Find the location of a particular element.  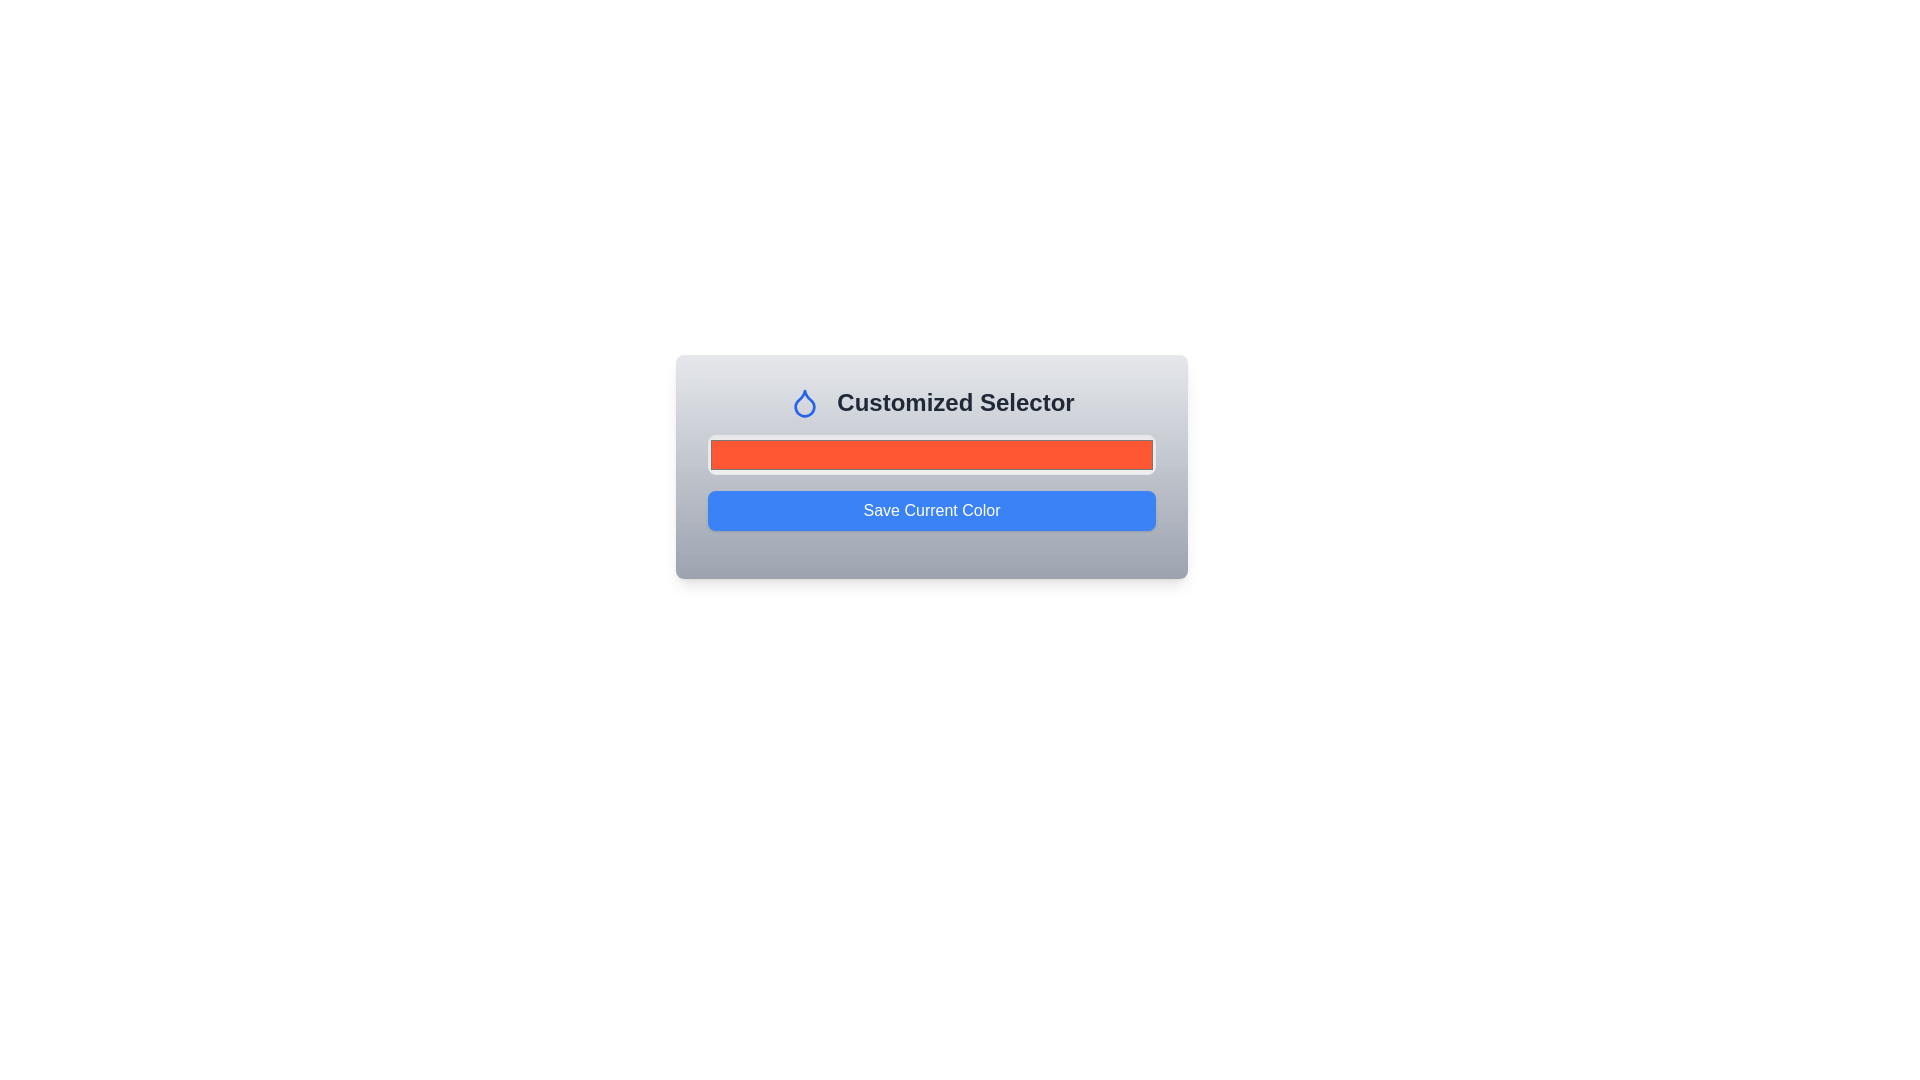

the icon representing the 'Customized Selector' feature, which is positioned to the left of the text in a horizontal layout is located at coordinates (805, 402).